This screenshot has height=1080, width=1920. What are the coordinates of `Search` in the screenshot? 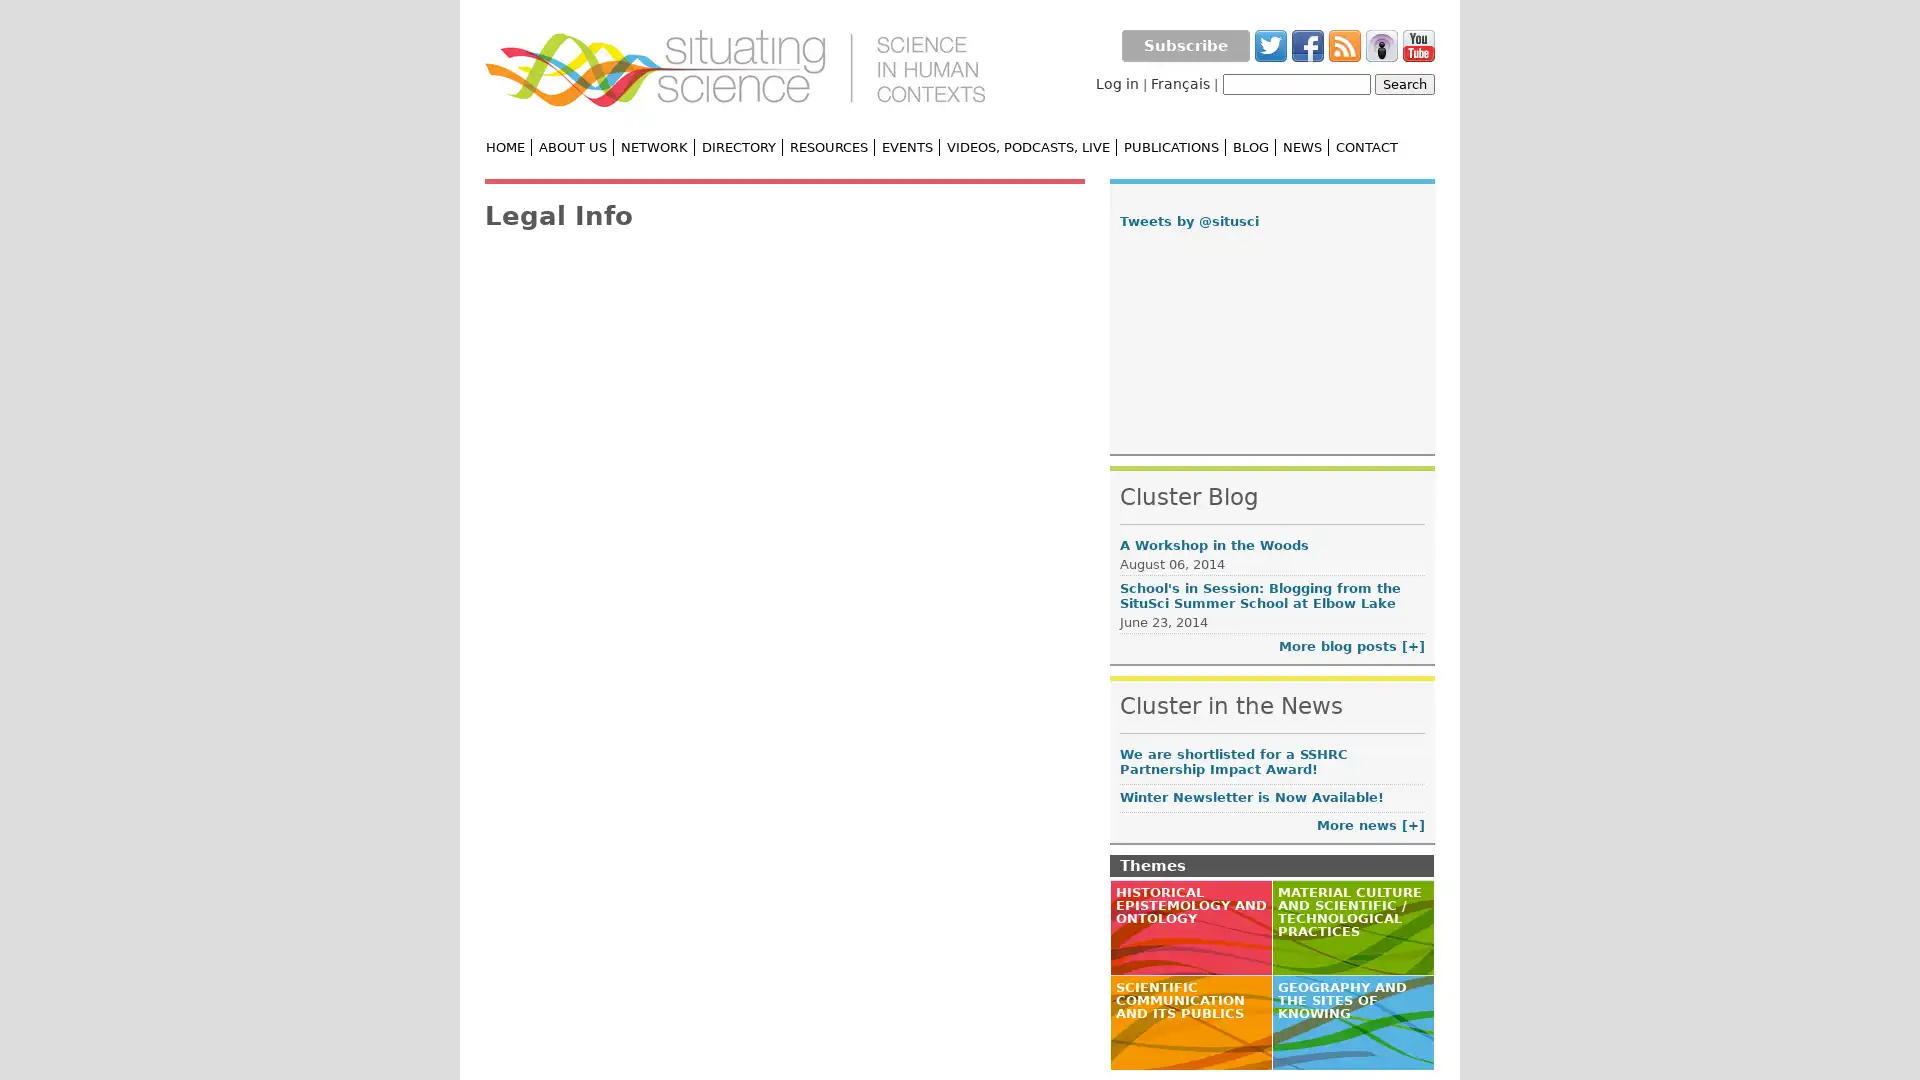 It's located at (1404, 83).